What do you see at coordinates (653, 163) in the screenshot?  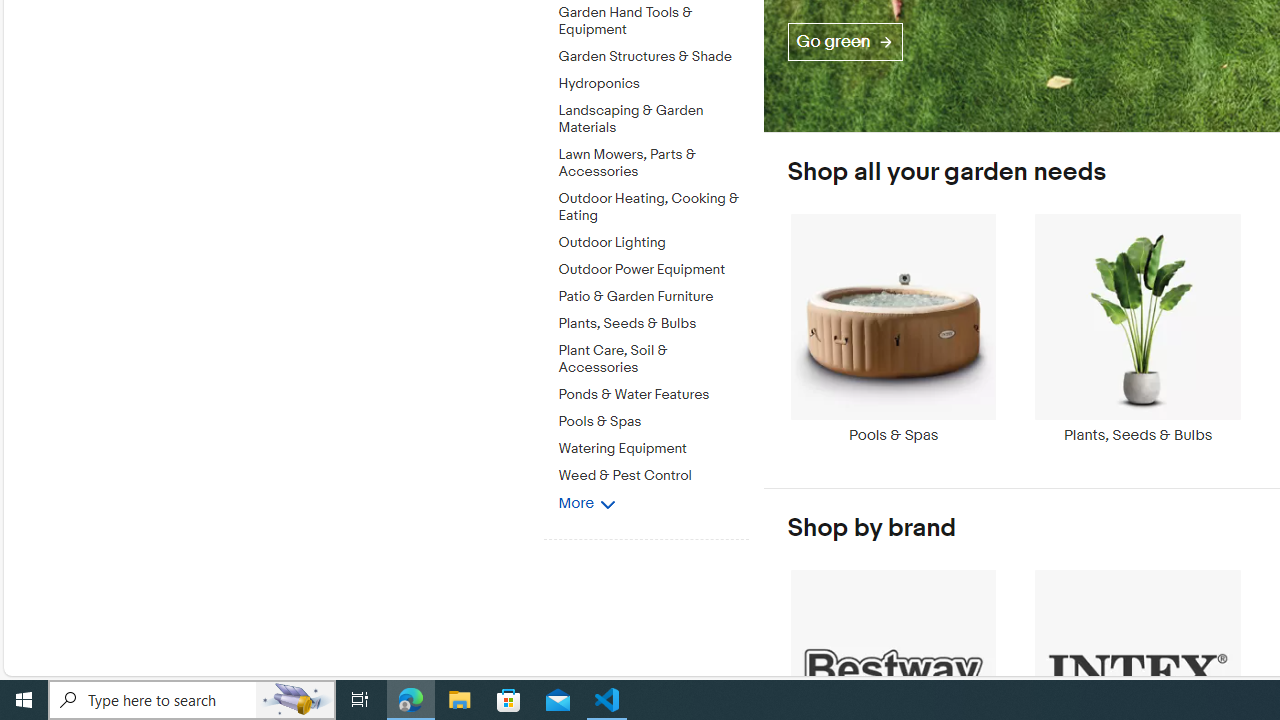 I see `'Lawn Mowers, Parts & Accessories'` at bounding box center [653, 163].